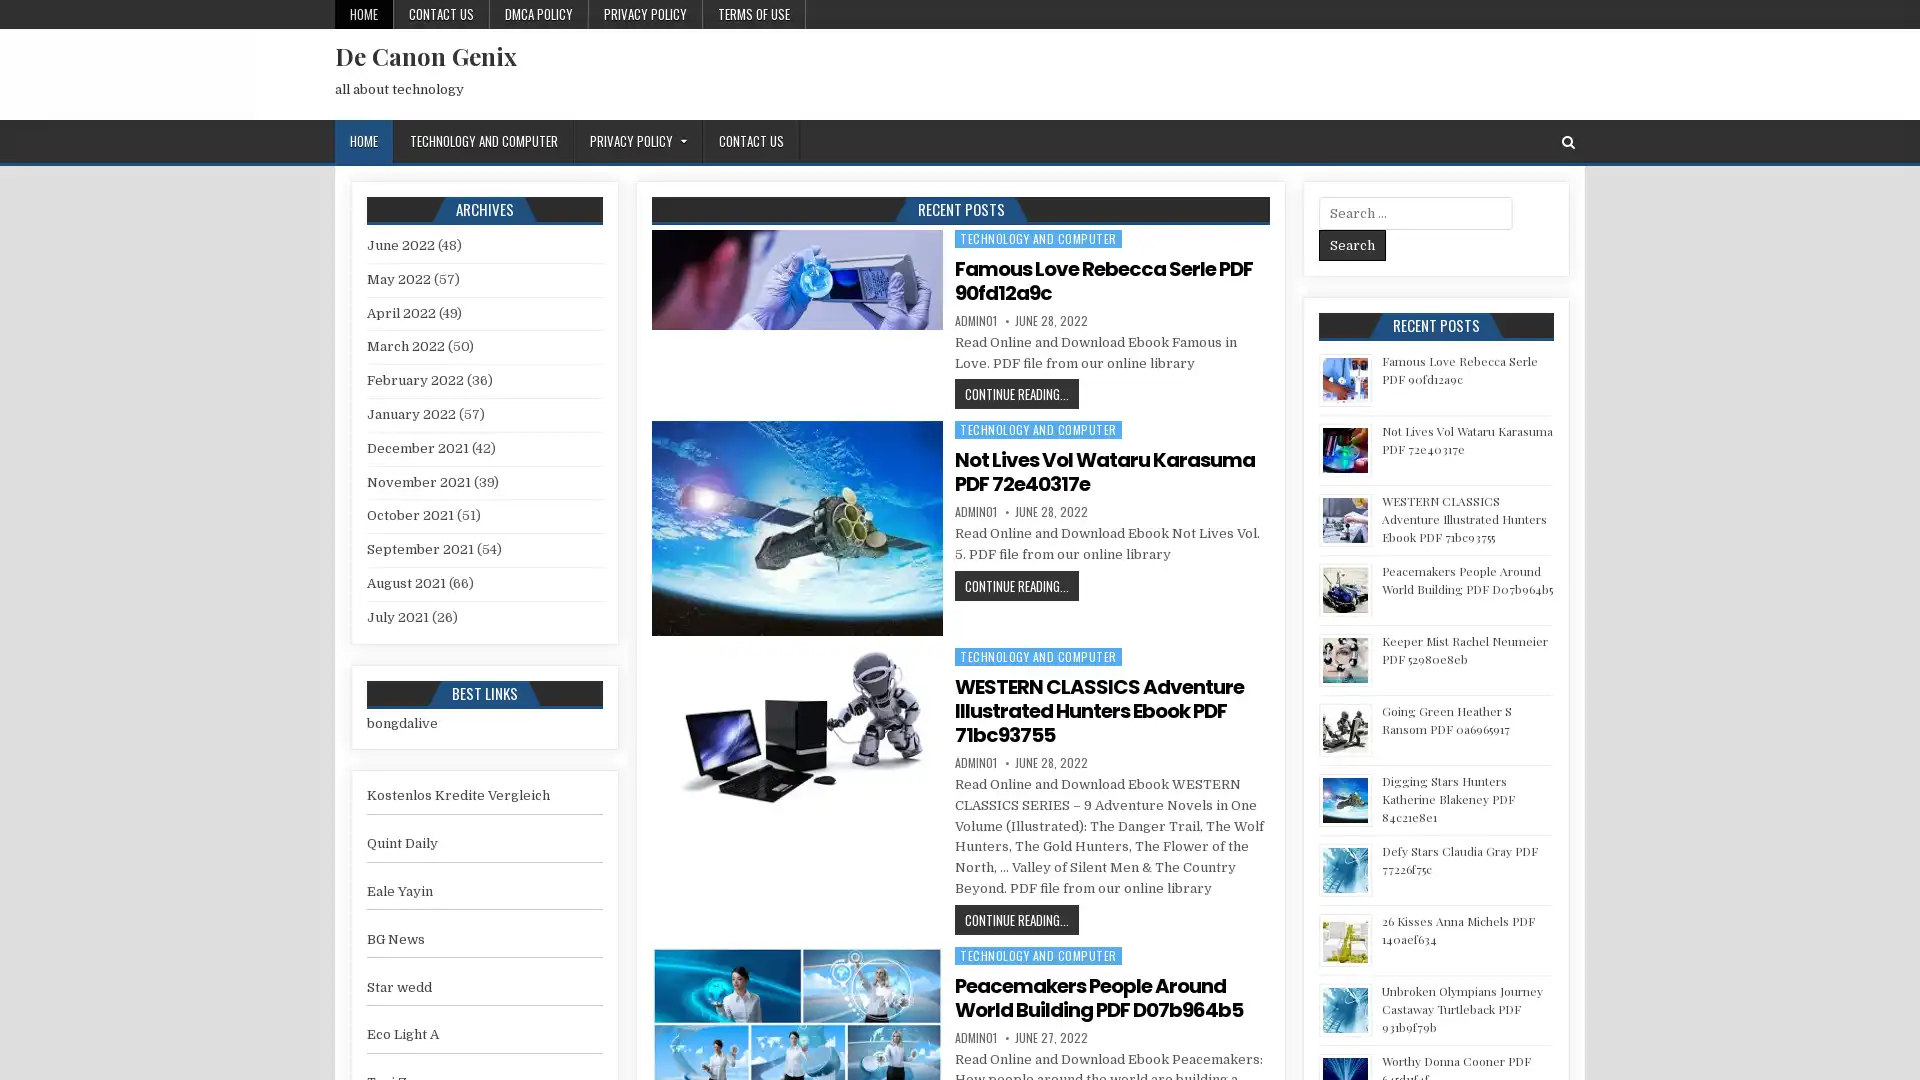 This screenshot has width=1920, height=1080. Describe the element at coordinates (1351, 244) in the screenshot. I see `Search` at that location.